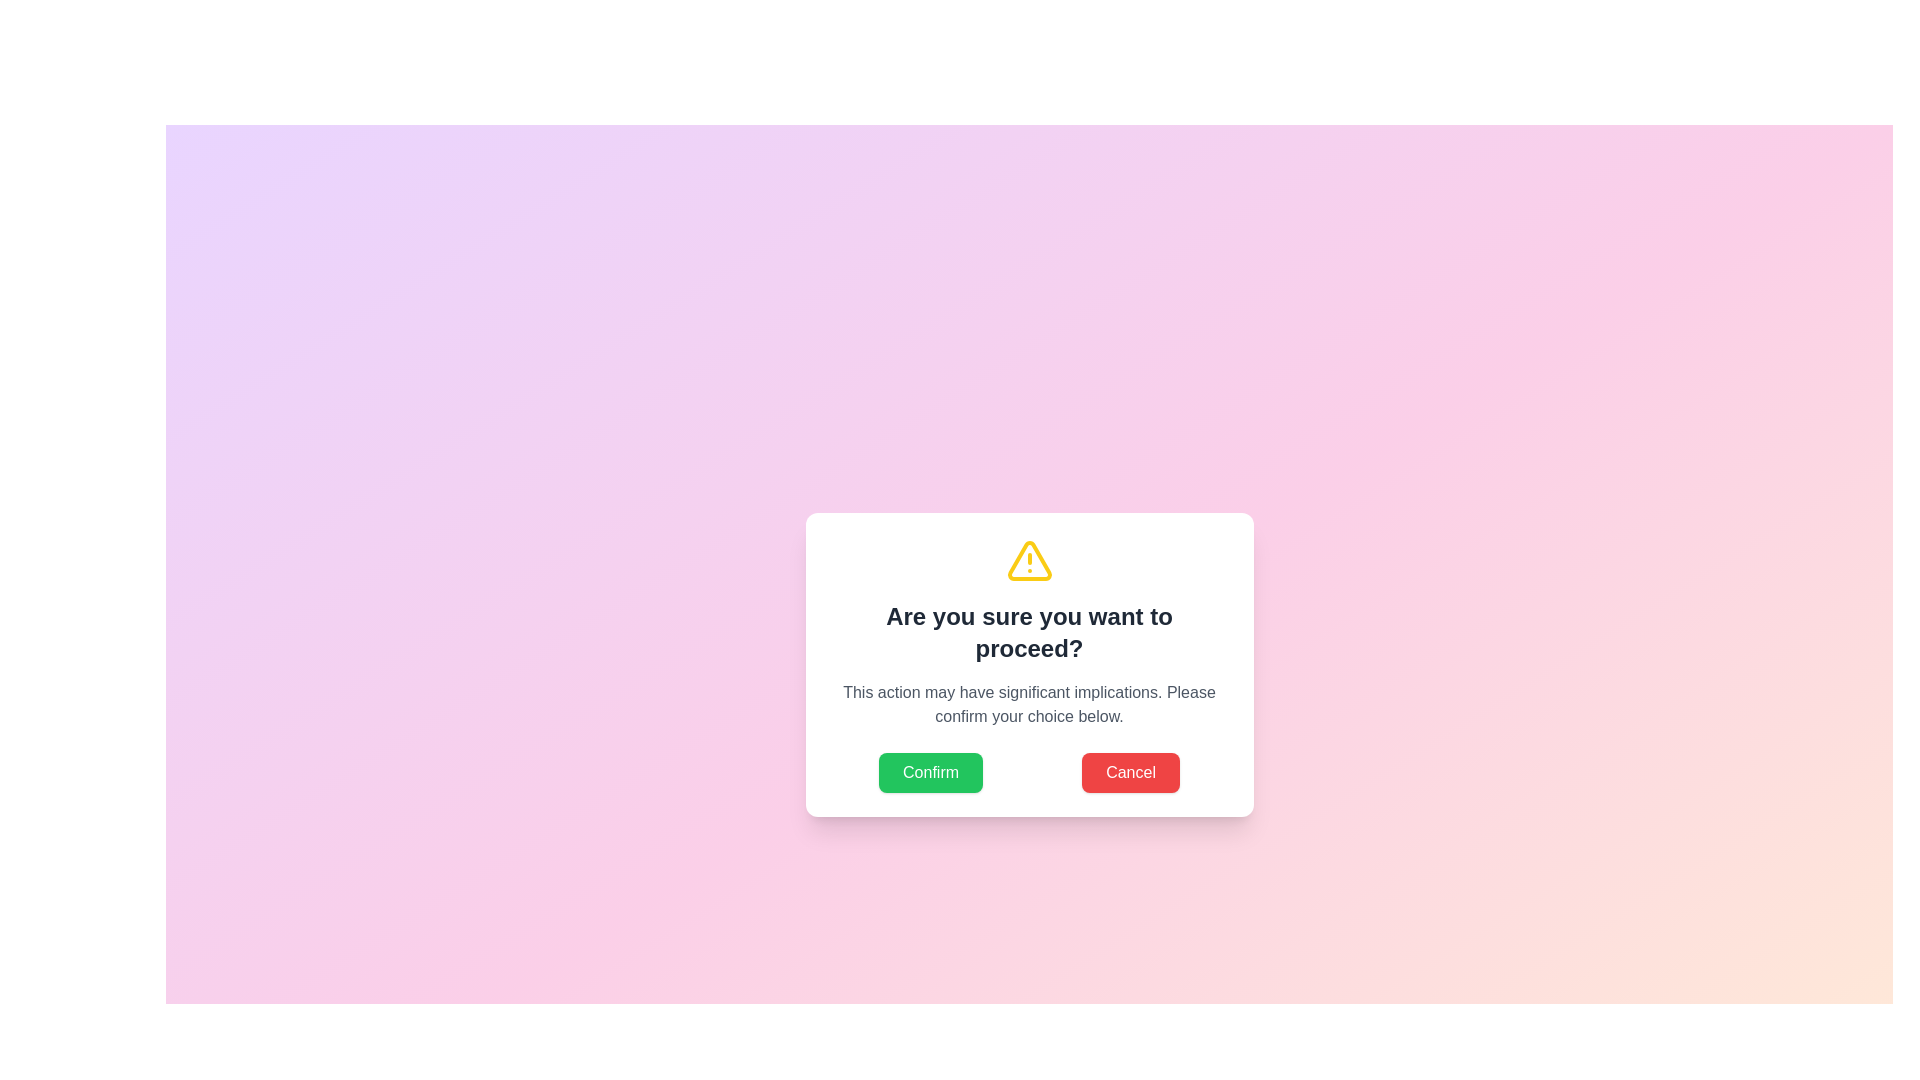 The height and width of the screenshot is (1080, 1920). I want to click on the green 'Confirm' button with white bold text, so click(930, 771).